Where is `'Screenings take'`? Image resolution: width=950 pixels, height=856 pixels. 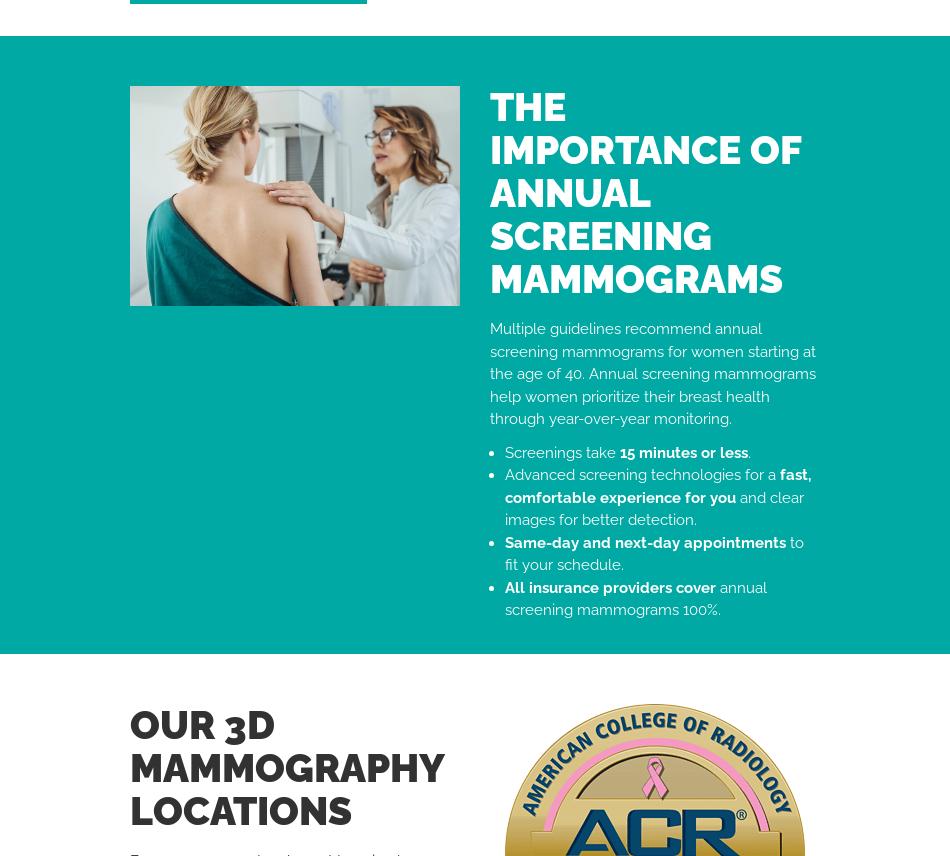
'Screenings take' is located at coordinates (562, 451).